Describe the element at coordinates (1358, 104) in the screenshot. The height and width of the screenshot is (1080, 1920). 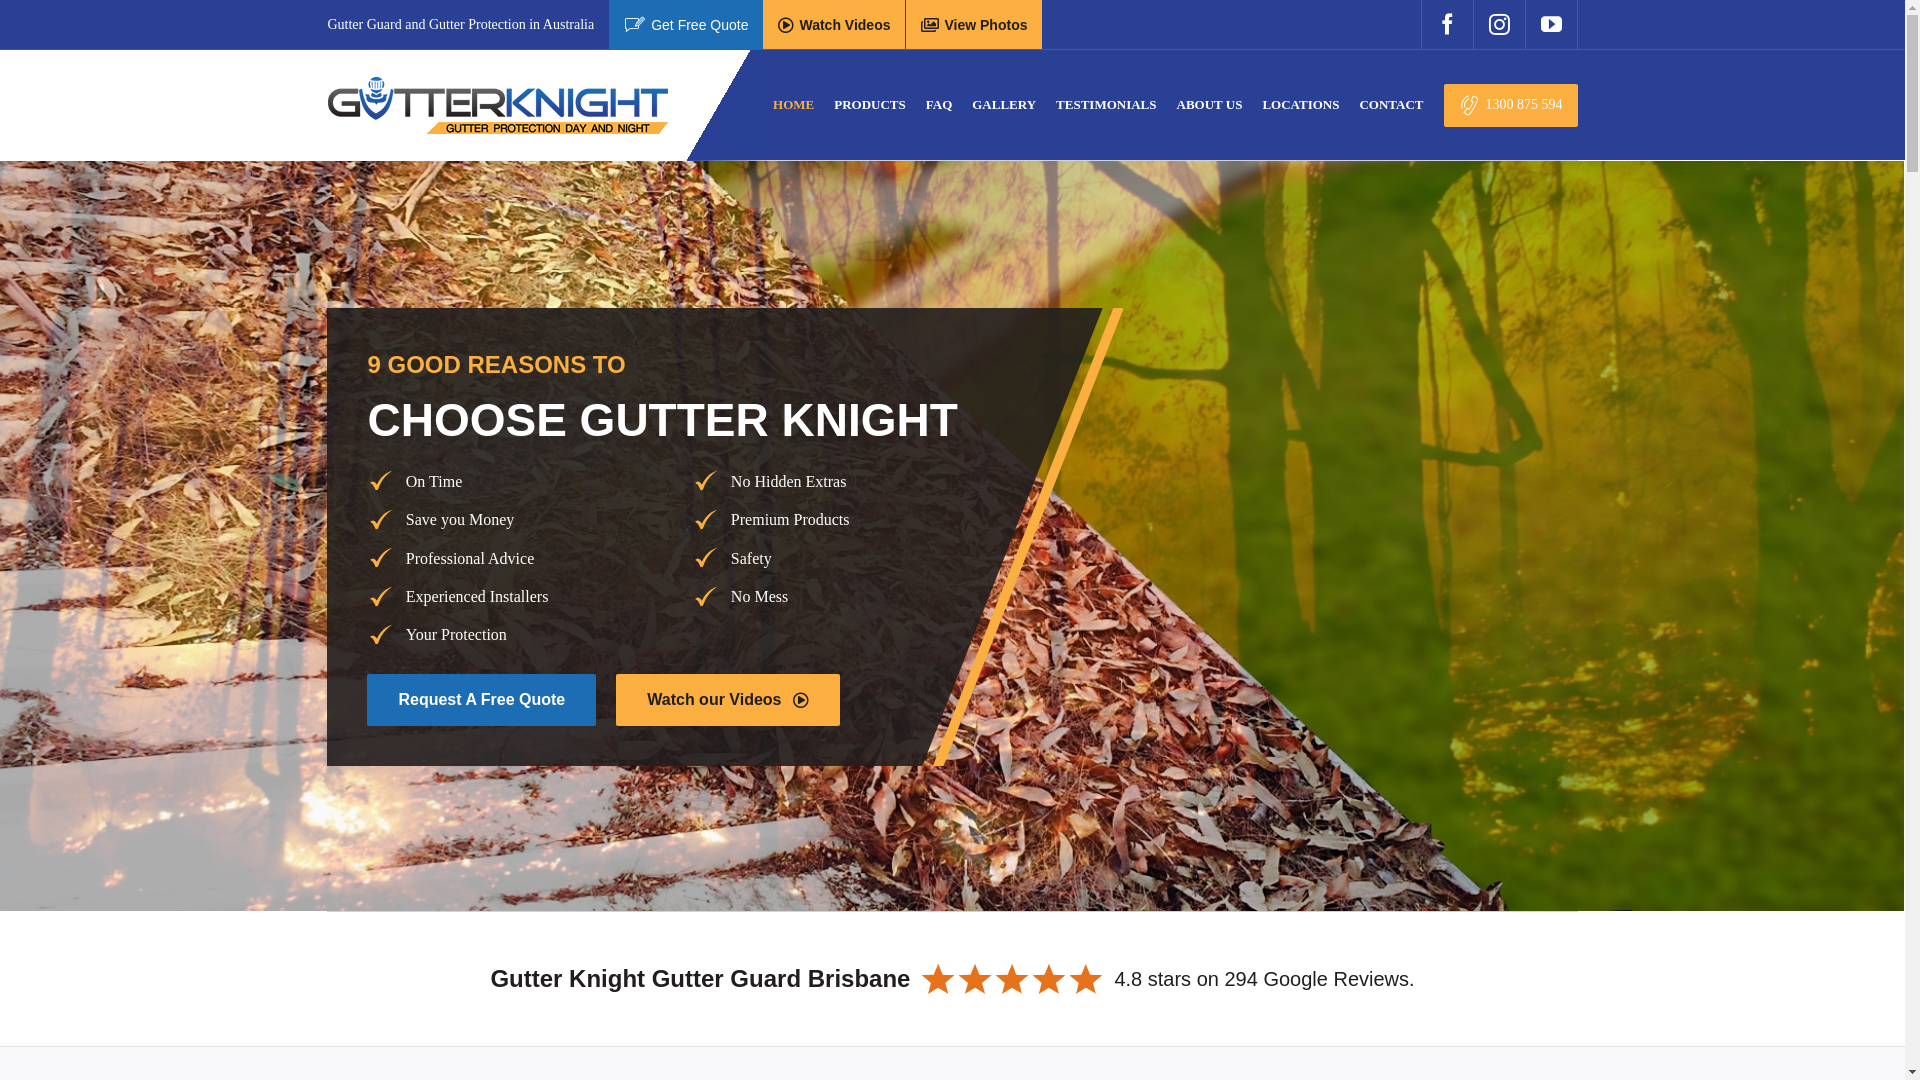
I see `'CONTACT'` at that location.